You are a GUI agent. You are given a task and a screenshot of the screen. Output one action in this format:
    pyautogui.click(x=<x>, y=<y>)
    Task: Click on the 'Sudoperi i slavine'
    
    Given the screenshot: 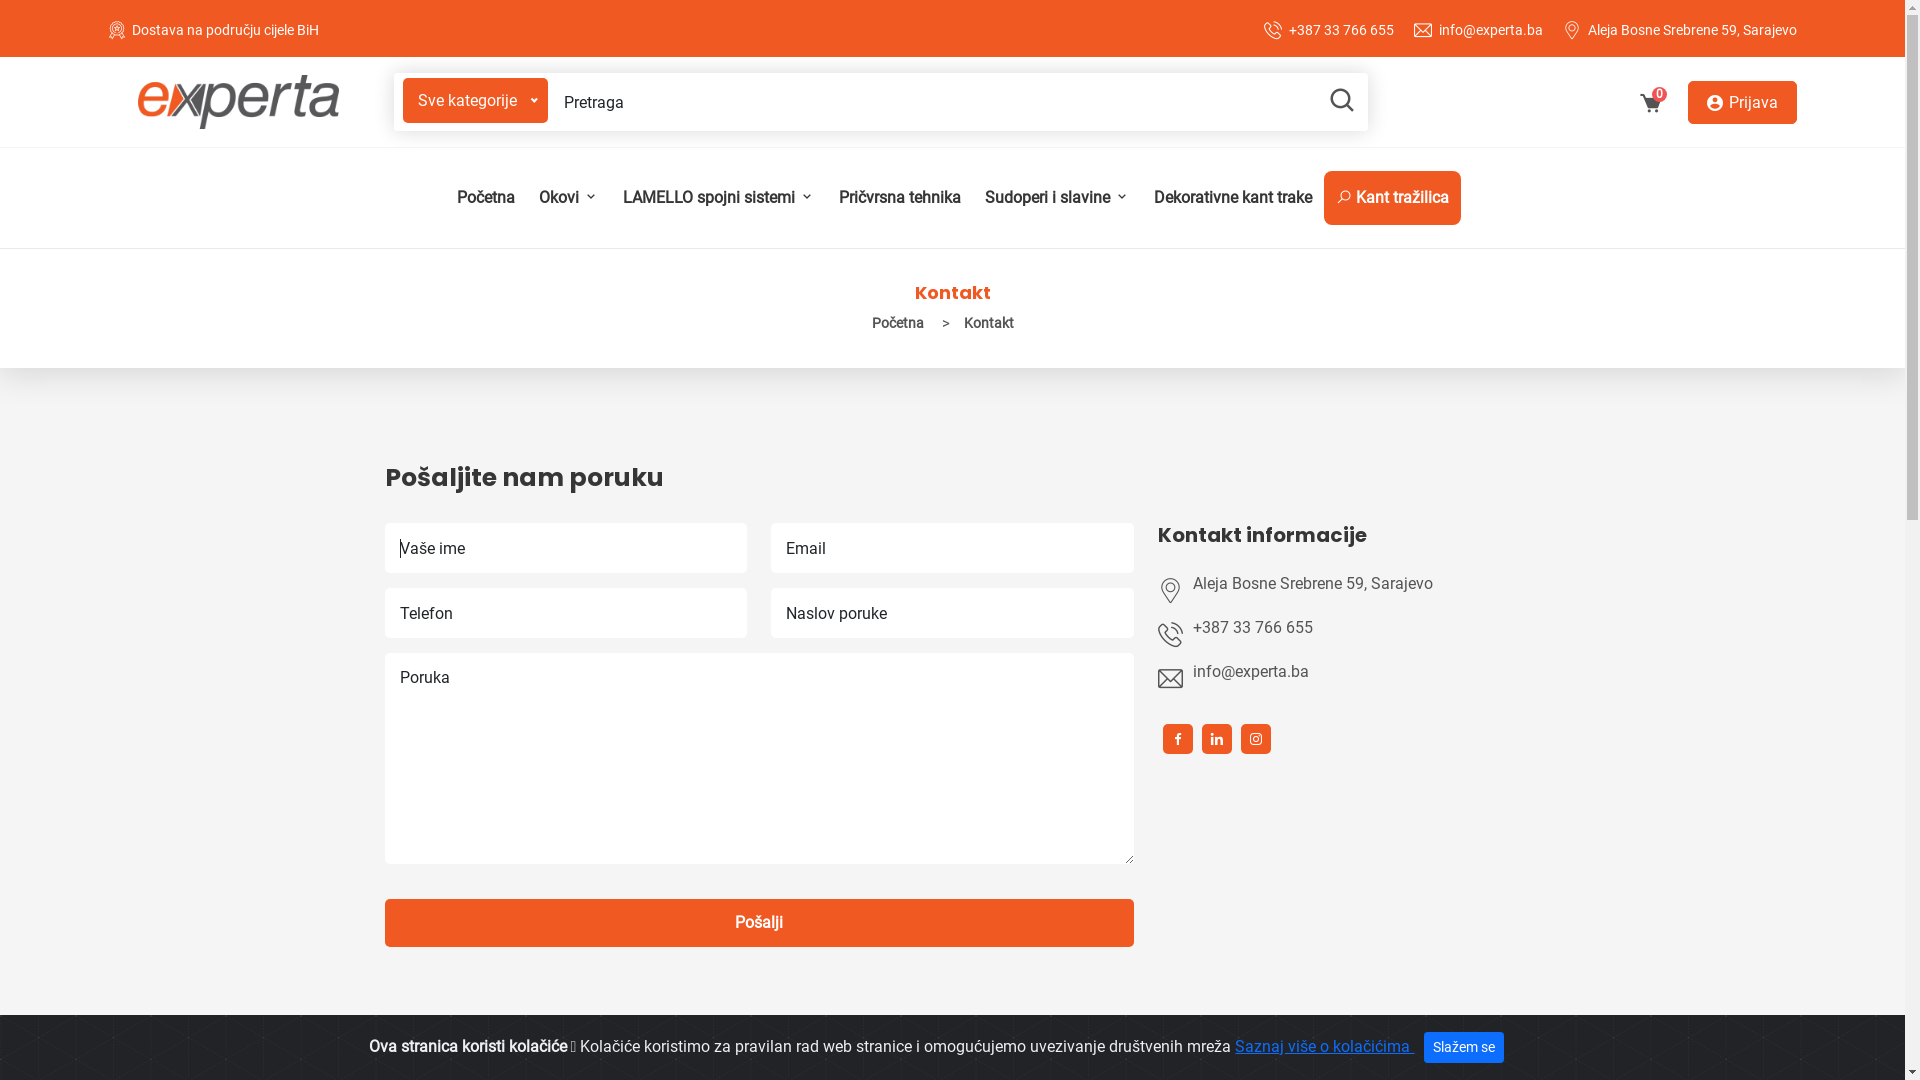 What is the action you would take?
    pyautogui.click(x=1055, y=197)
    